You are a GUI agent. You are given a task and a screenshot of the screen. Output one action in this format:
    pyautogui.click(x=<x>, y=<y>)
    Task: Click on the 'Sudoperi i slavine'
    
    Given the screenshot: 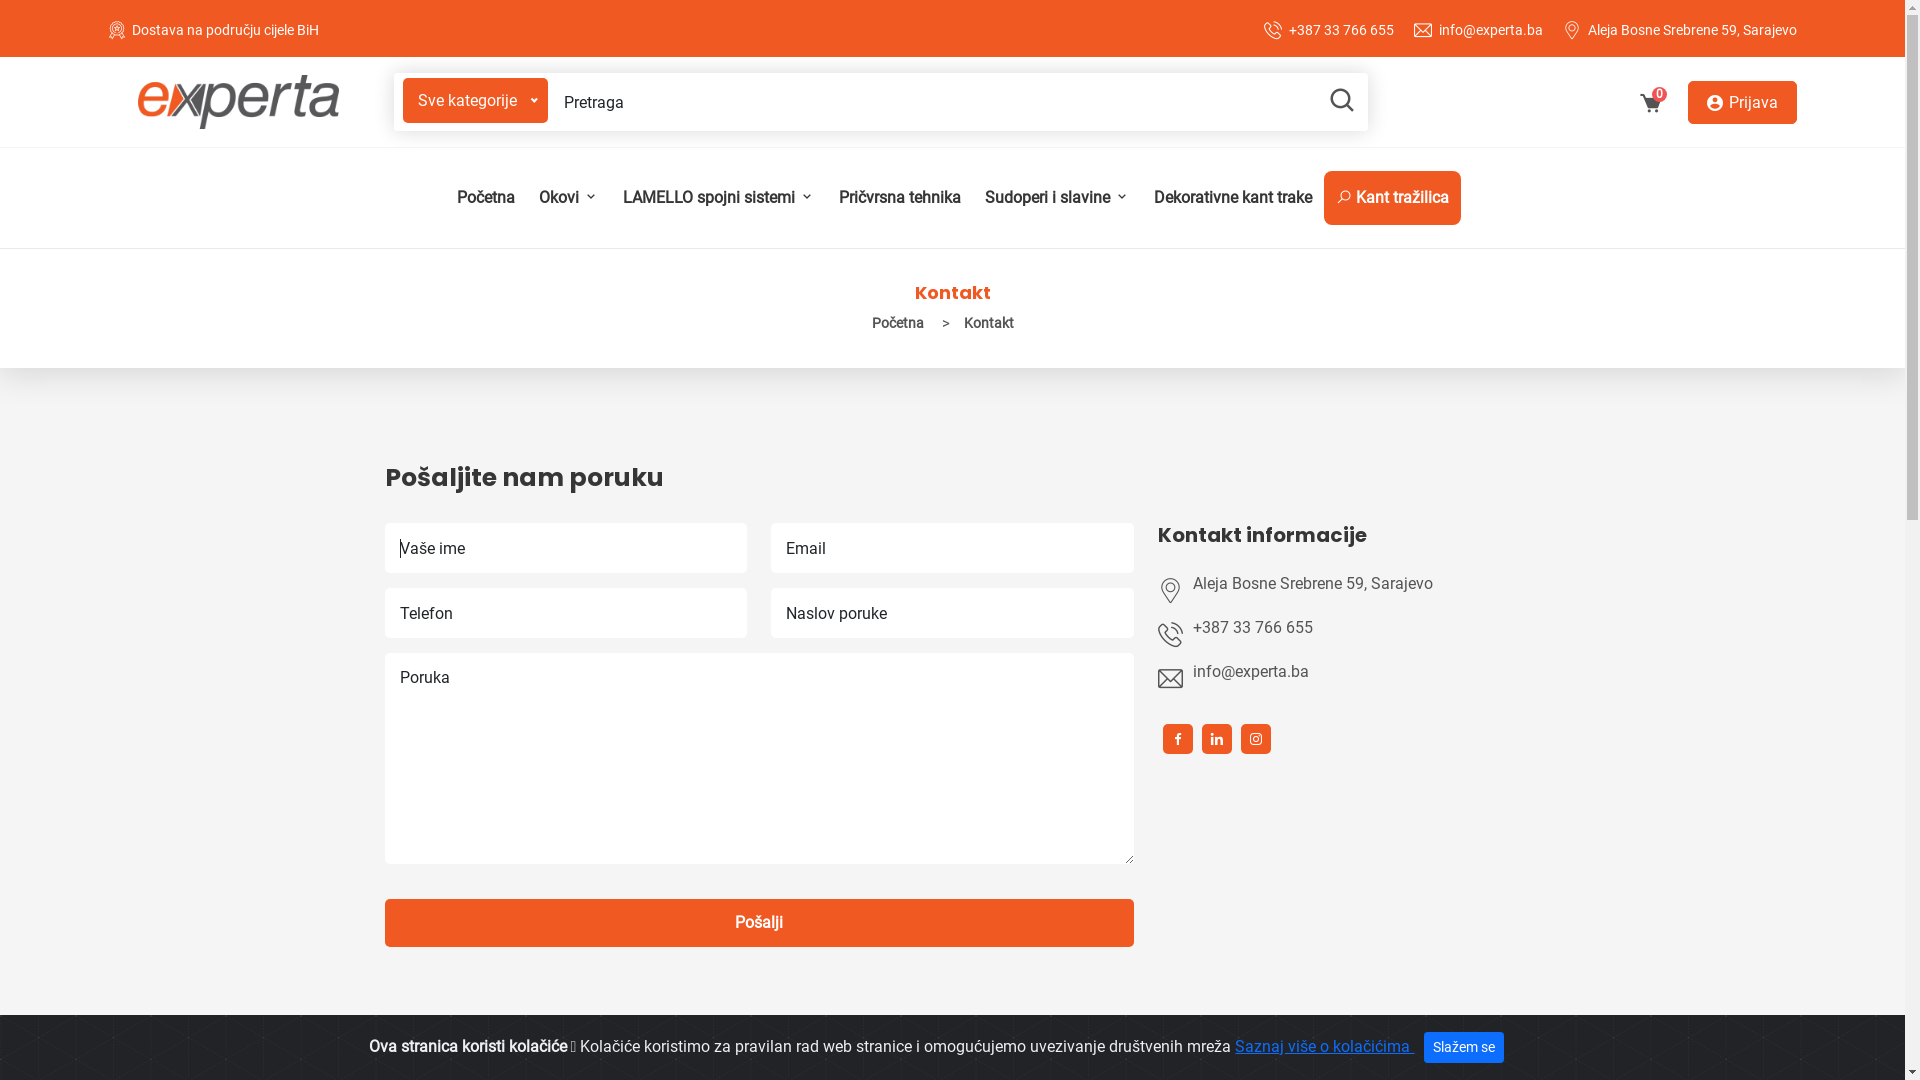 What is the action you would take?
    pyautogui.click(x=1055, y=197)
    